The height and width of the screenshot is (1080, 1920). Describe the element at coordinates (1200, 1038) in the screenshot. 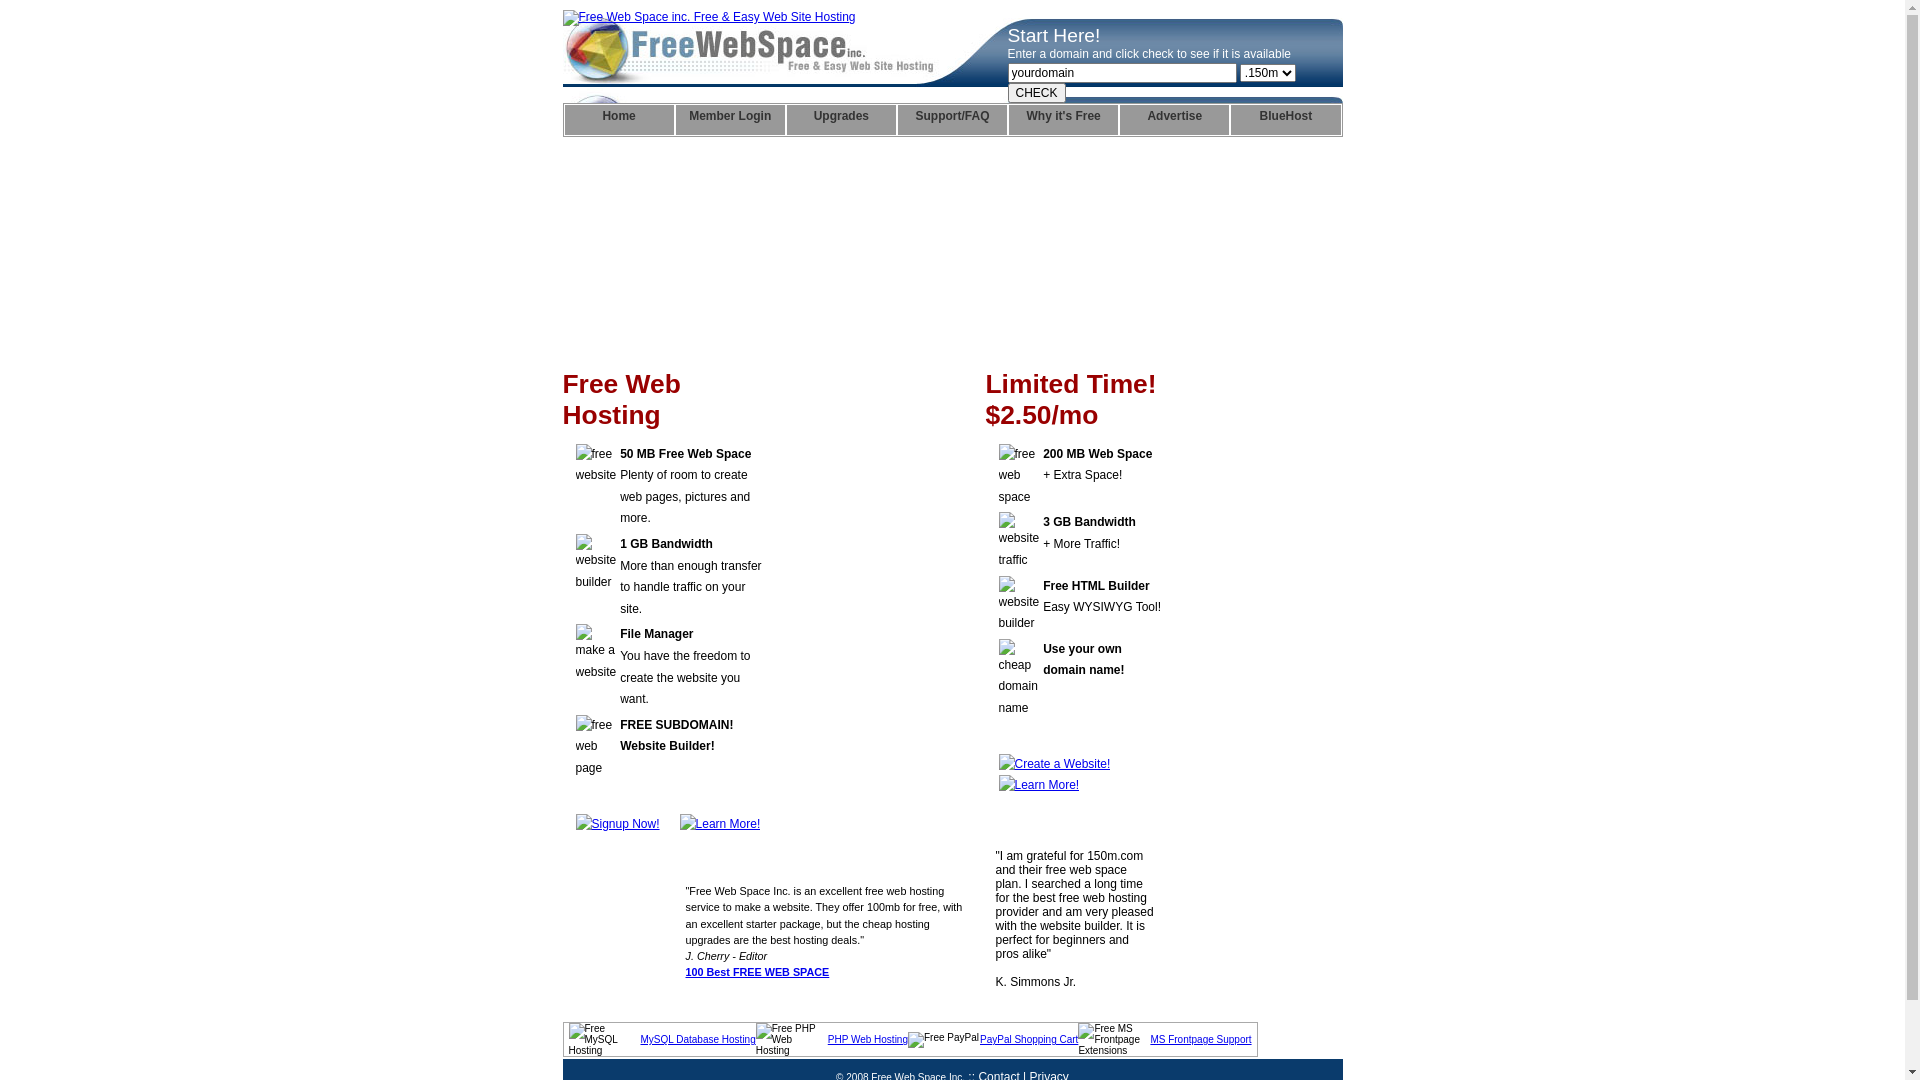

I see `'MS Frontpage Support'` at that location.